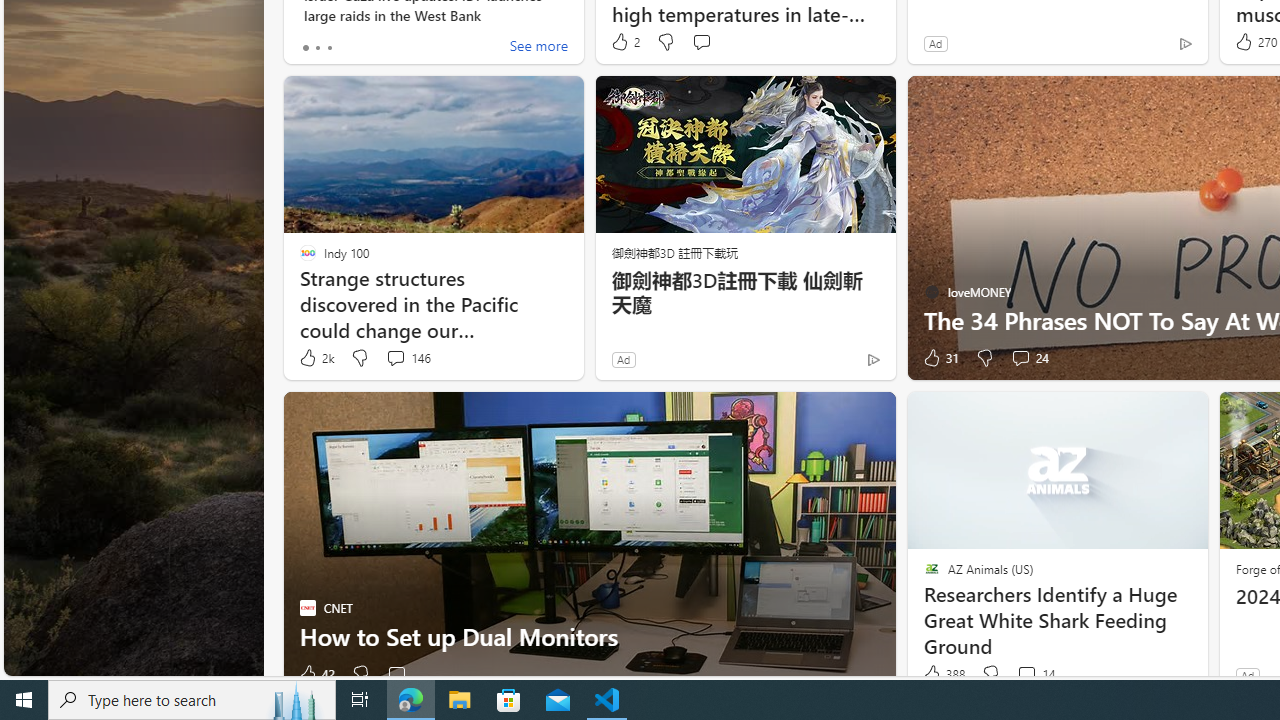 The width and height of the screenshot is (1280, 720). Describe the element at coordinates (938, 357) in the screenshot. I see `'31 Like'` at that location.